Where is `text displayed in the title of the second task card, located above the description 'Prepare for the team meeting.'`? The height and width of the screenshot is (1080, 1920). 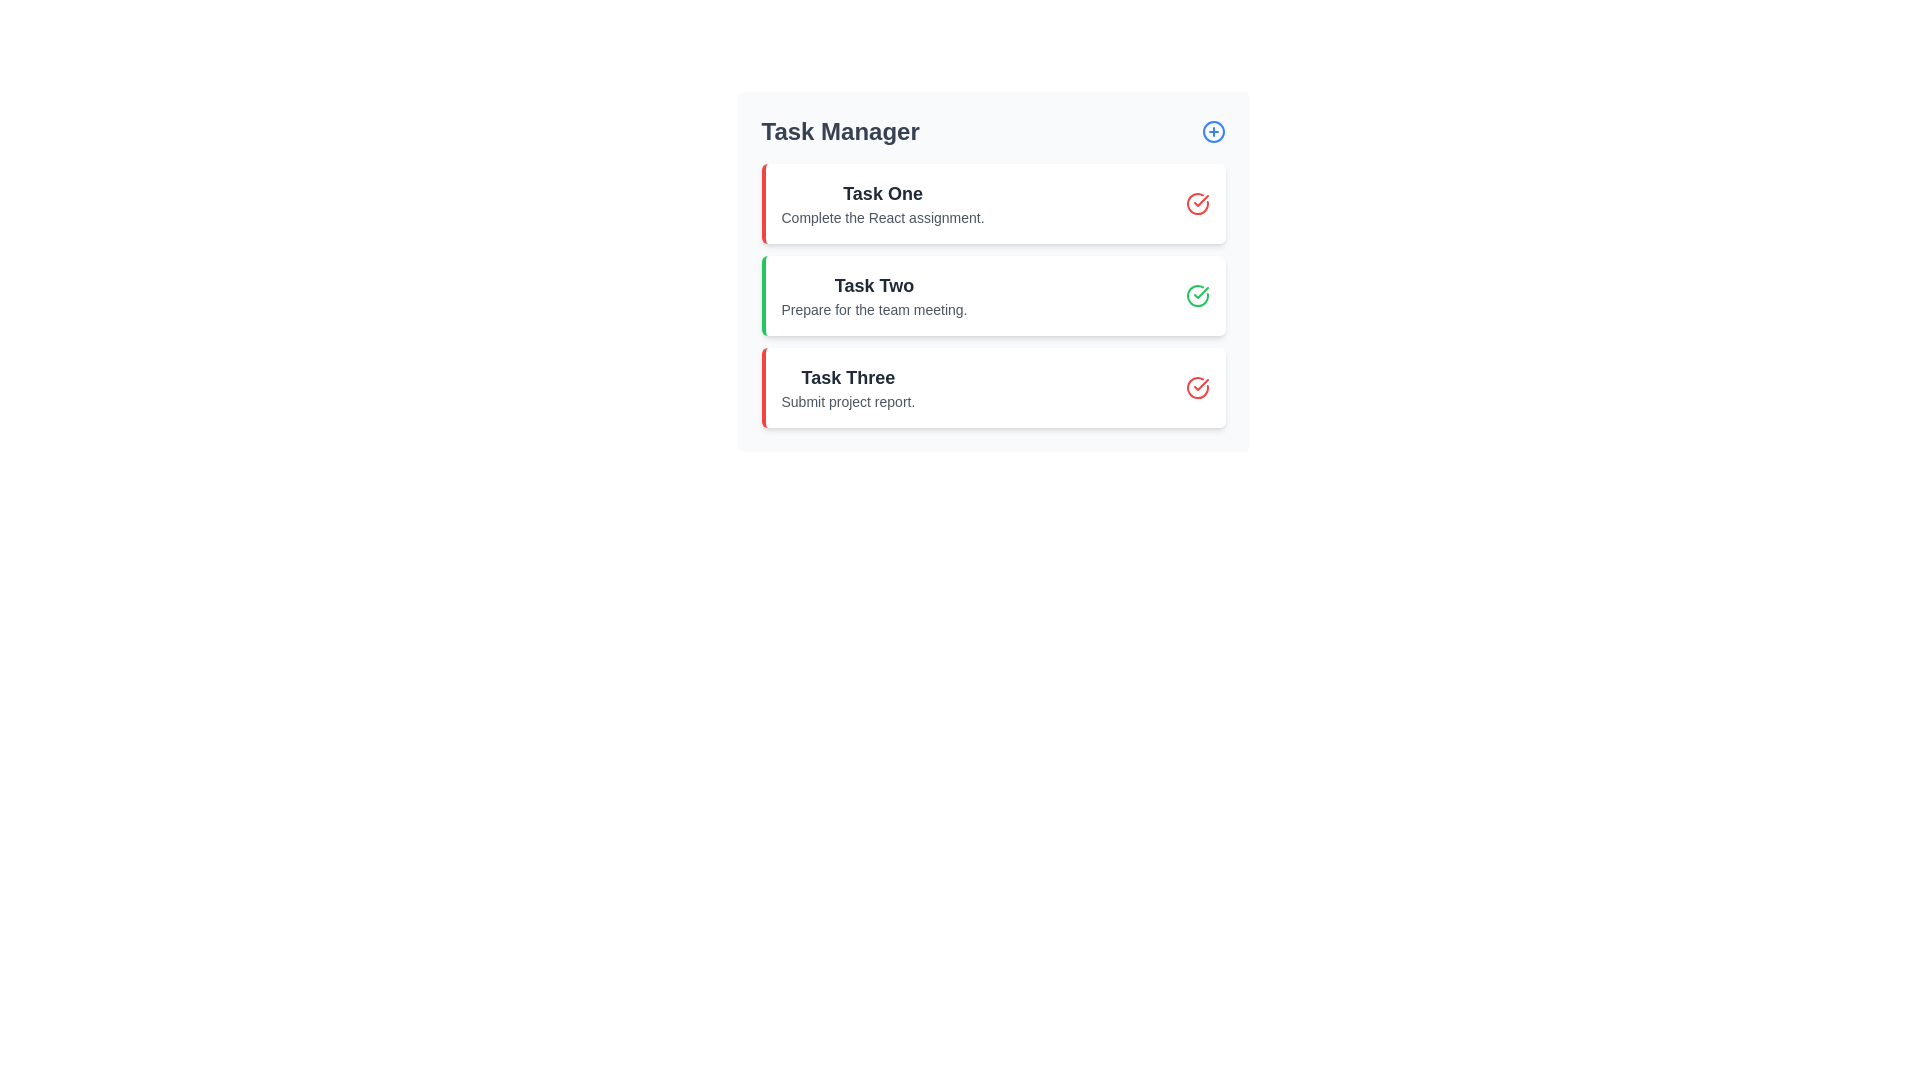 text displayed in the title of the second task card, located above the description 'Prepare for the team meeting.' is located at coordinates (874, 285).